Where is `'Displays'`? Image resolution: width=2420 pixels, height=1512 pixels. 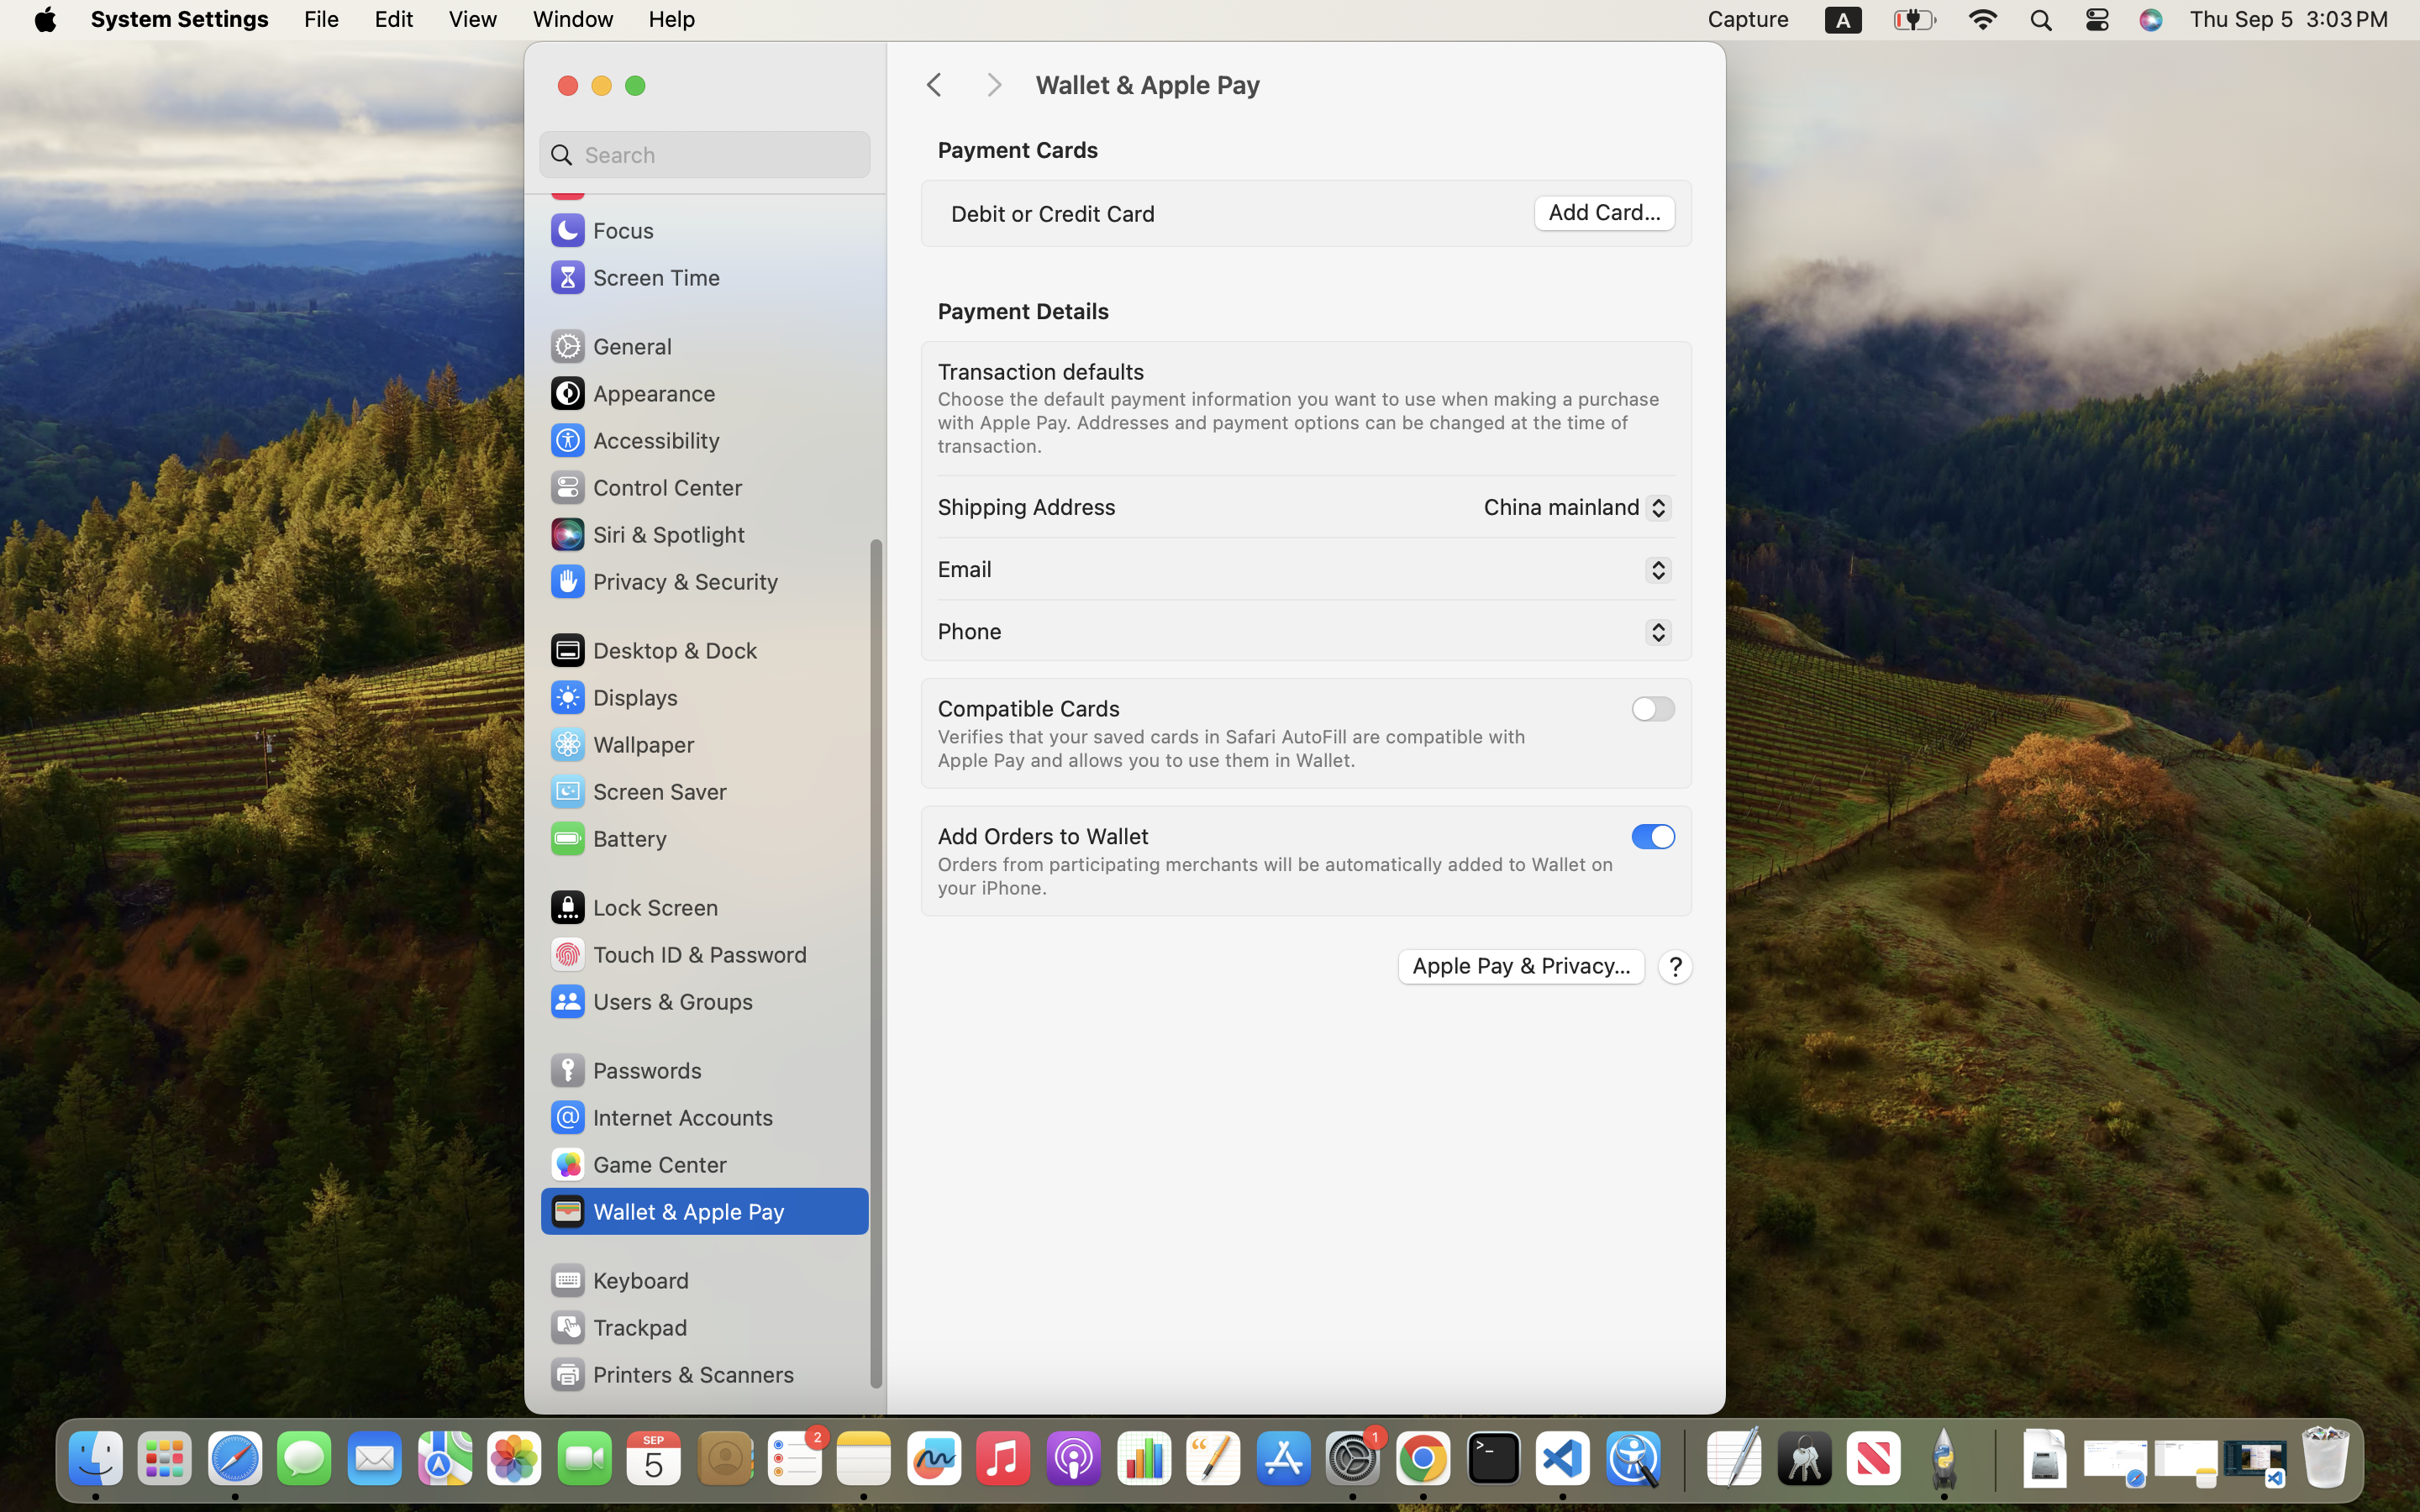
'Displays' is located at coordinates (613, 696).